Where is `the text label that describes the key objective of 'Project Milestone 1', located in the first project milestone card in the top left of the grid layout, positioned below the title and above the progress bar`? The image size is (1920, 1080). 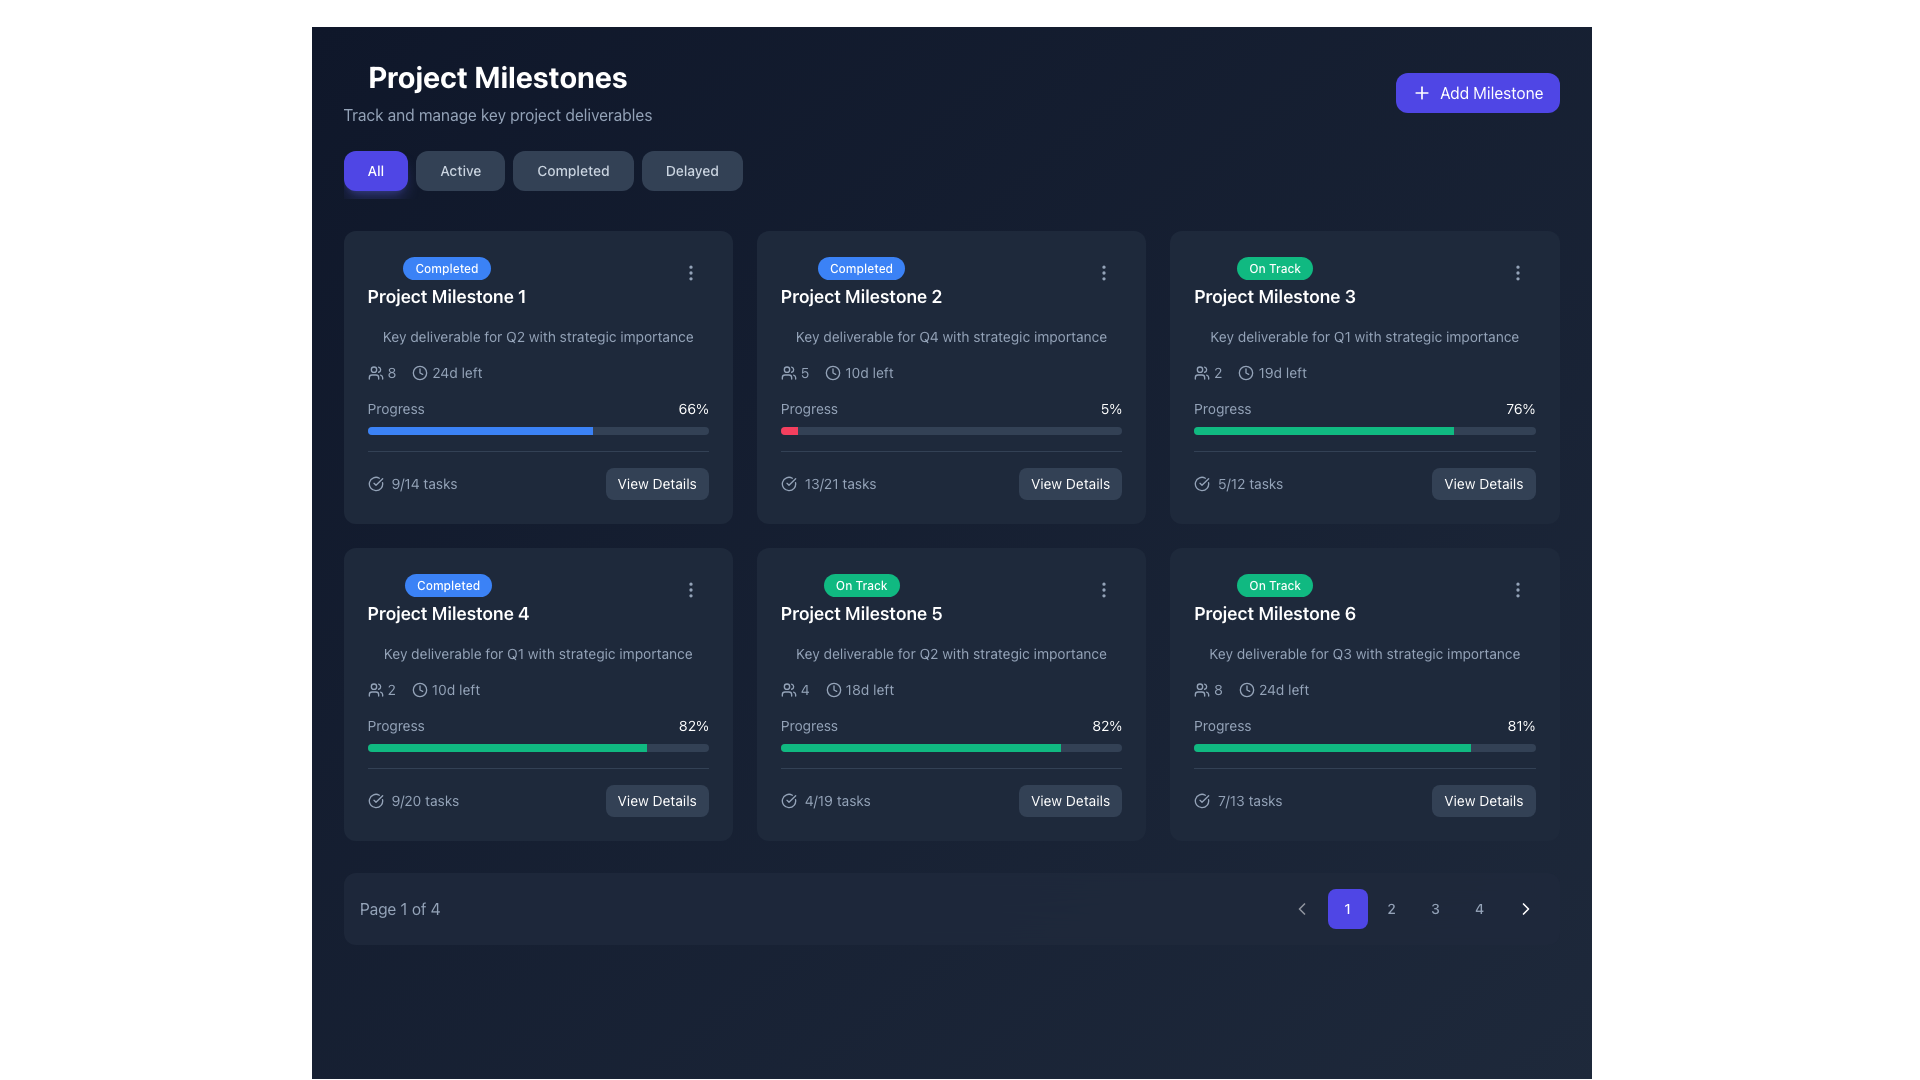 the text label that describes the key objective of 'Project Milestone 1', located in the first project milestone card in the top left of the grid layout, positioned below the title and above the progress bar is located at coordinates (538, 335).